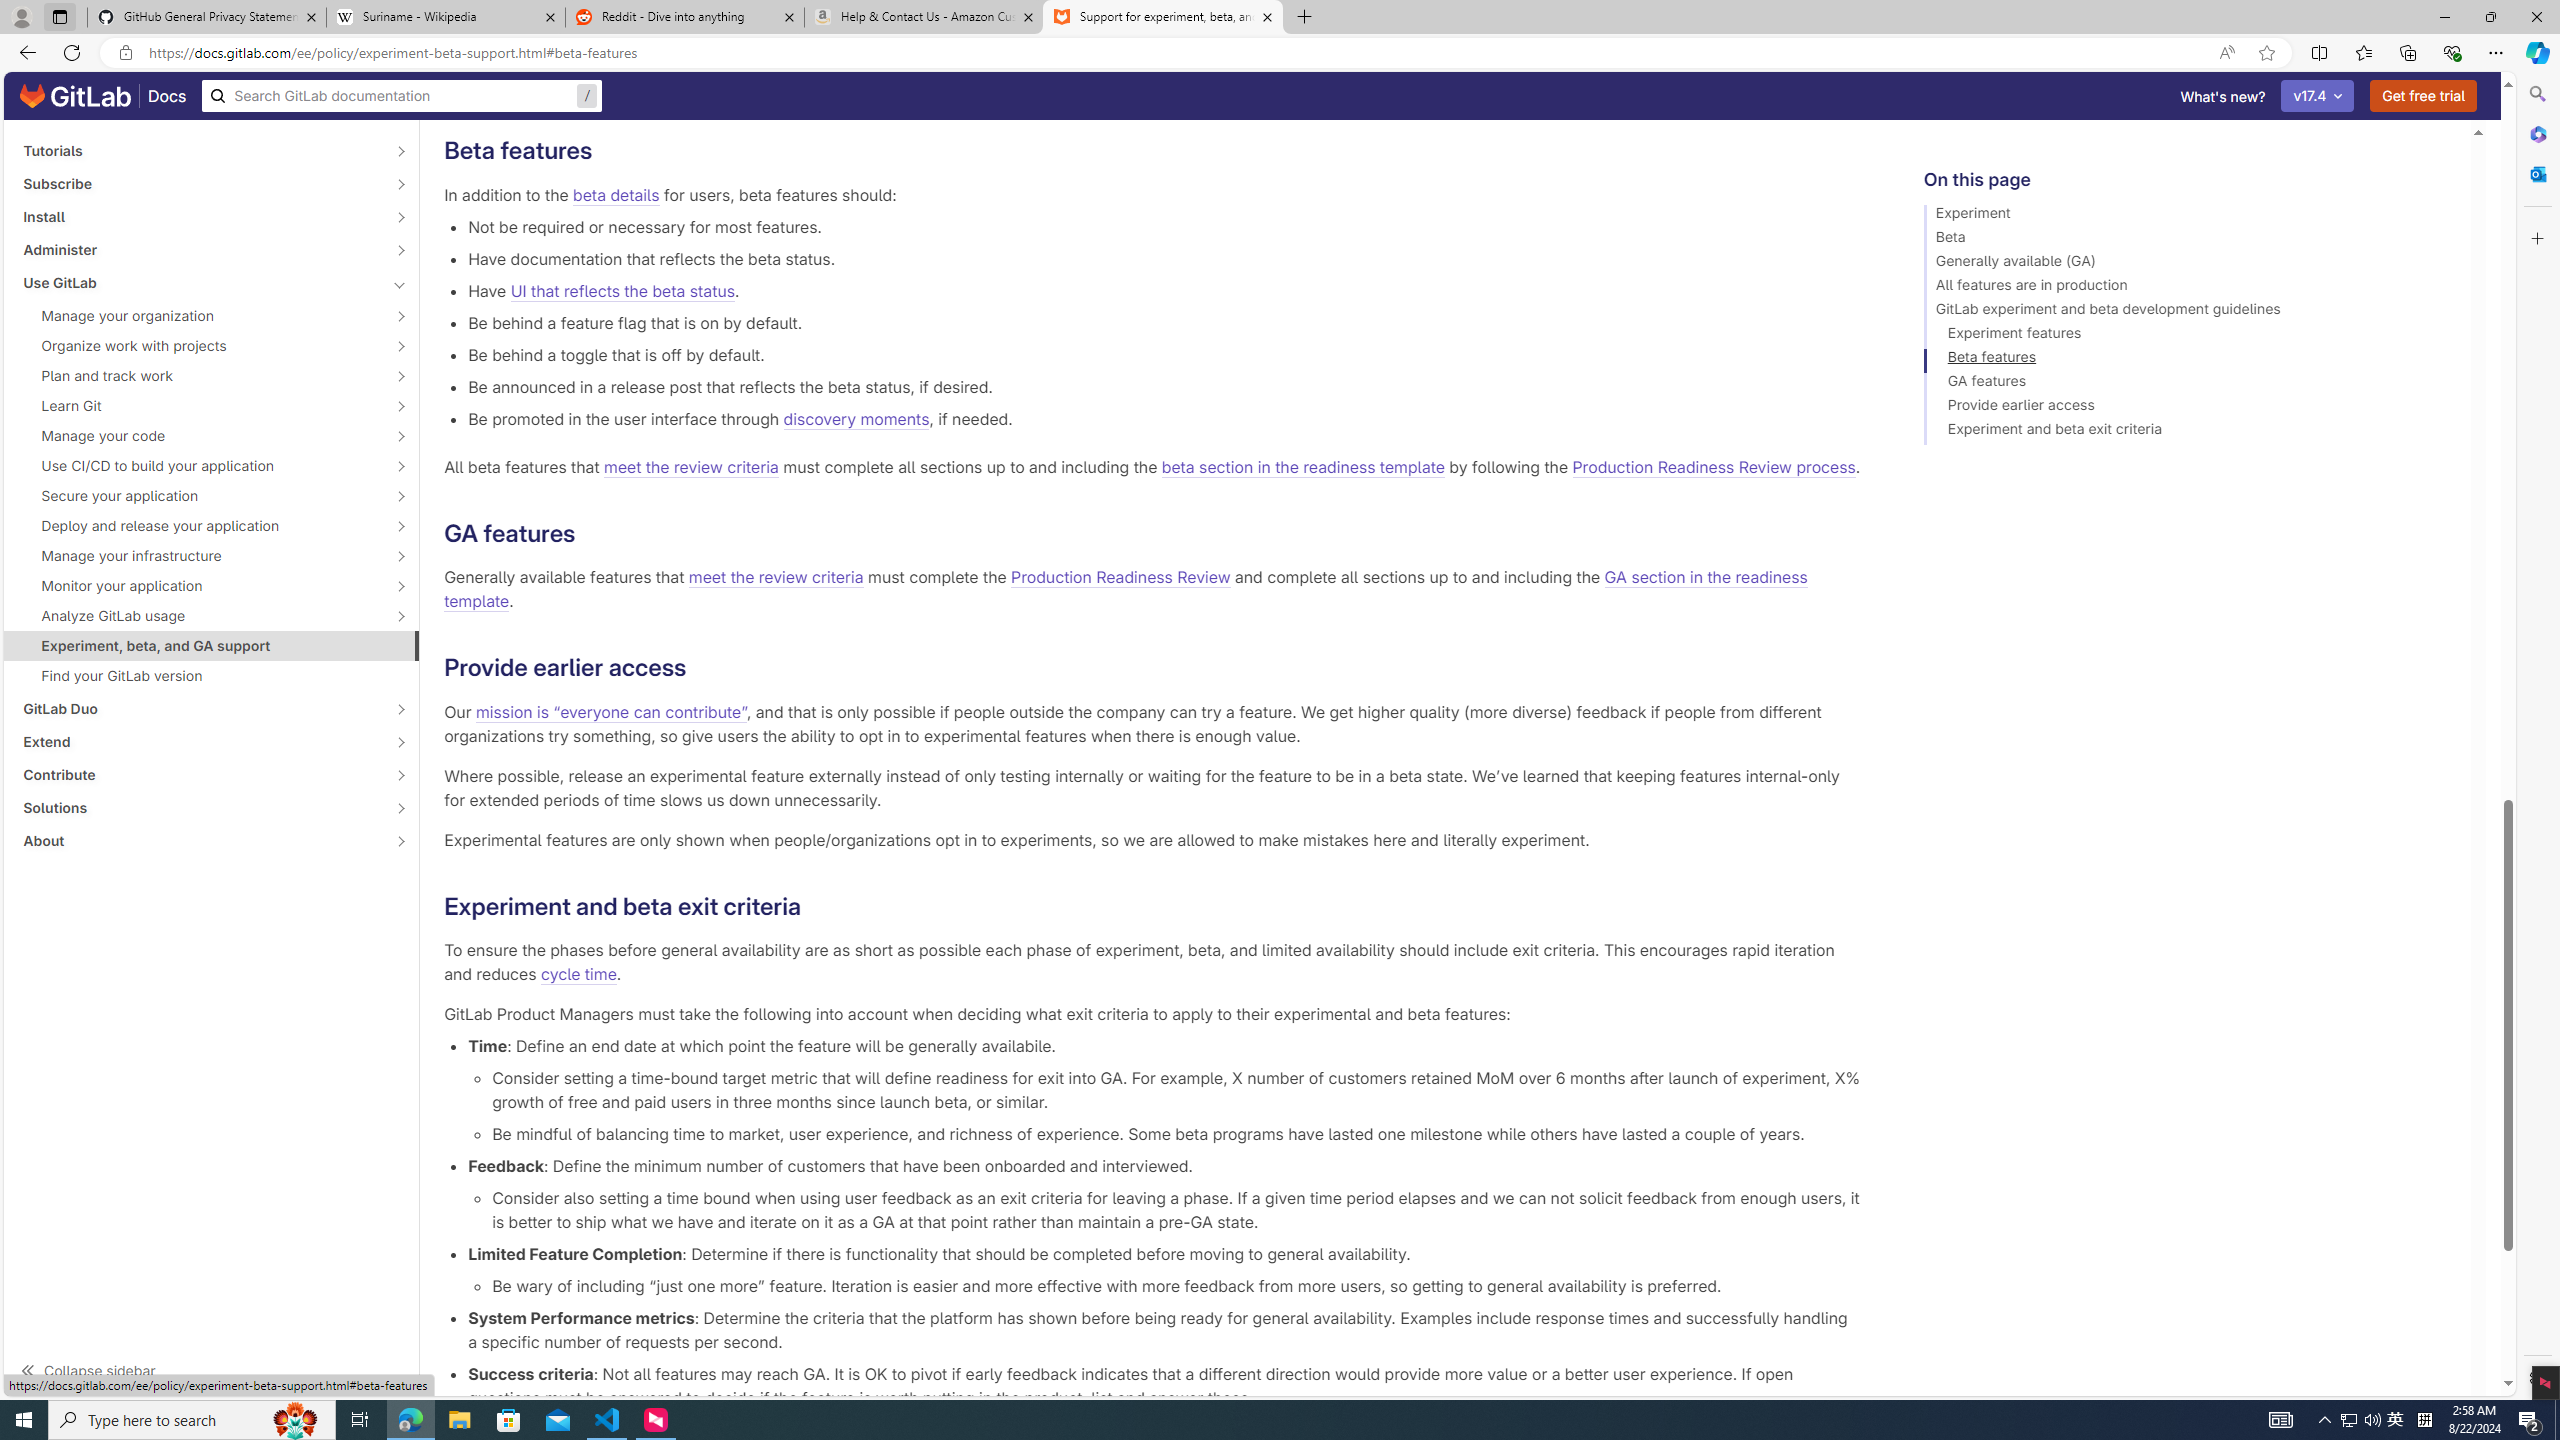  Describe the element at coordinates (199, 434) in the screenshot. I see `'Manage your code'` at that location.